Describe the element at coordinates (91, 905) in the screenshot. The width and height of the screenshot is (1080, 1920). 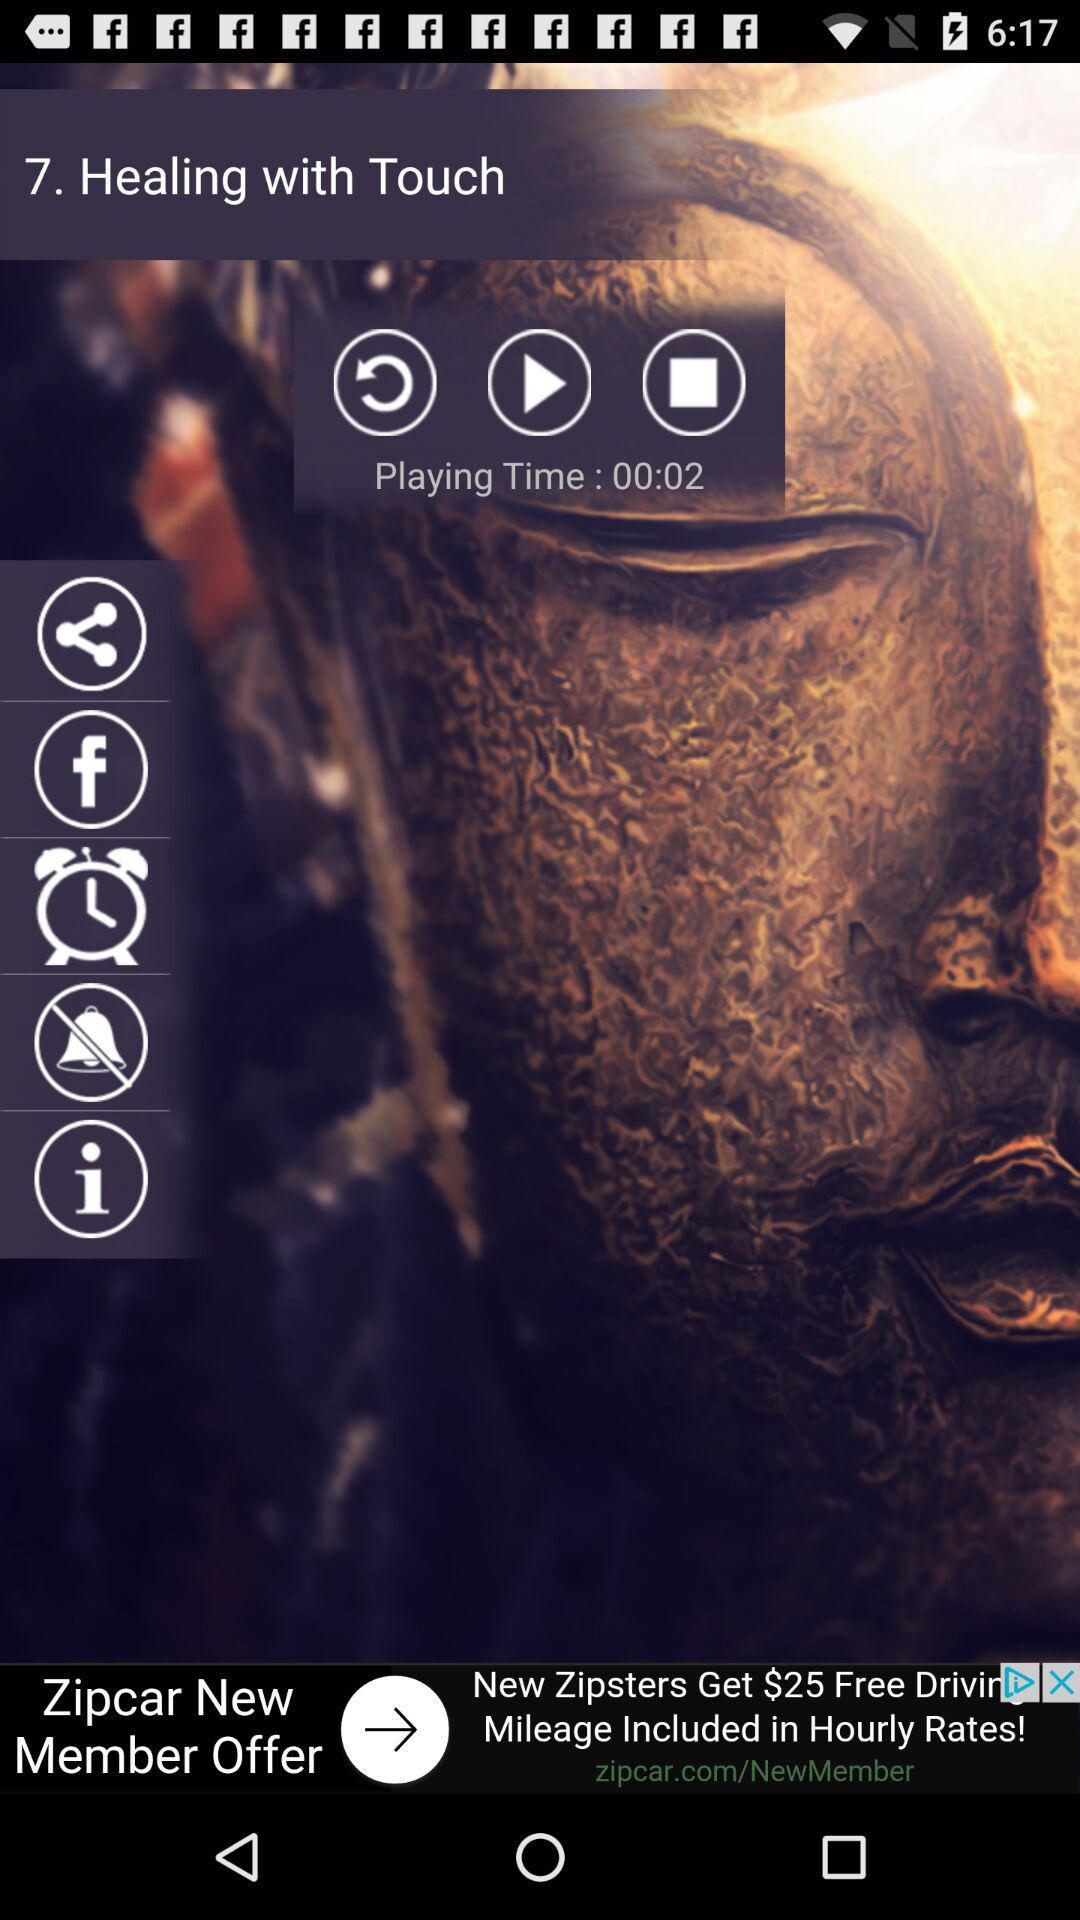
I see `alarm feature` at that location.